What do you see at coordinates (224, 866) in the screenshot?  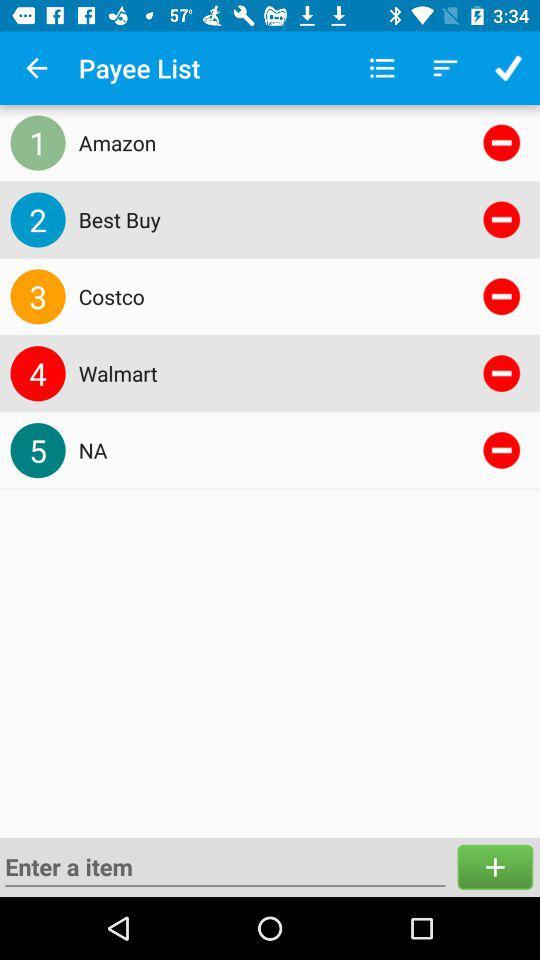 I see `new row` at bounding box center [224, 866].